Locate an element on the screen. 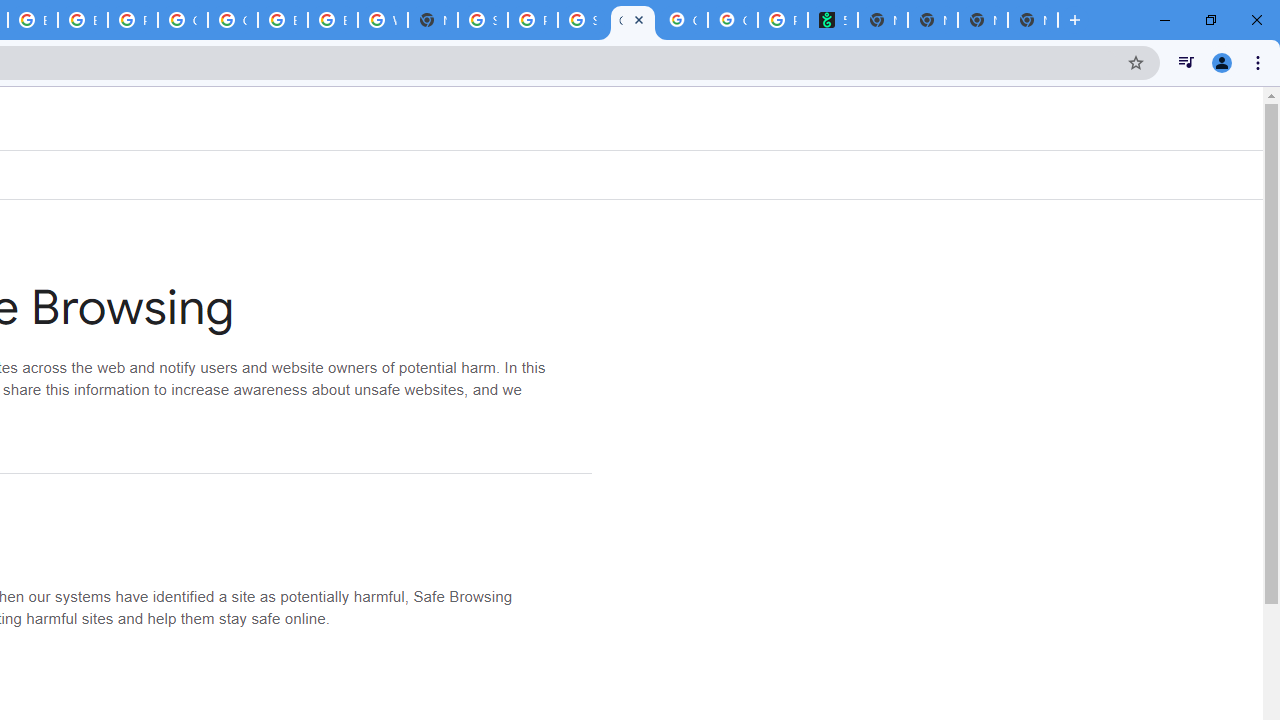 The height and width of the screenshot is (720, 1280). 'Sign in - Google Accounts' is located at coordinates (483, 20).